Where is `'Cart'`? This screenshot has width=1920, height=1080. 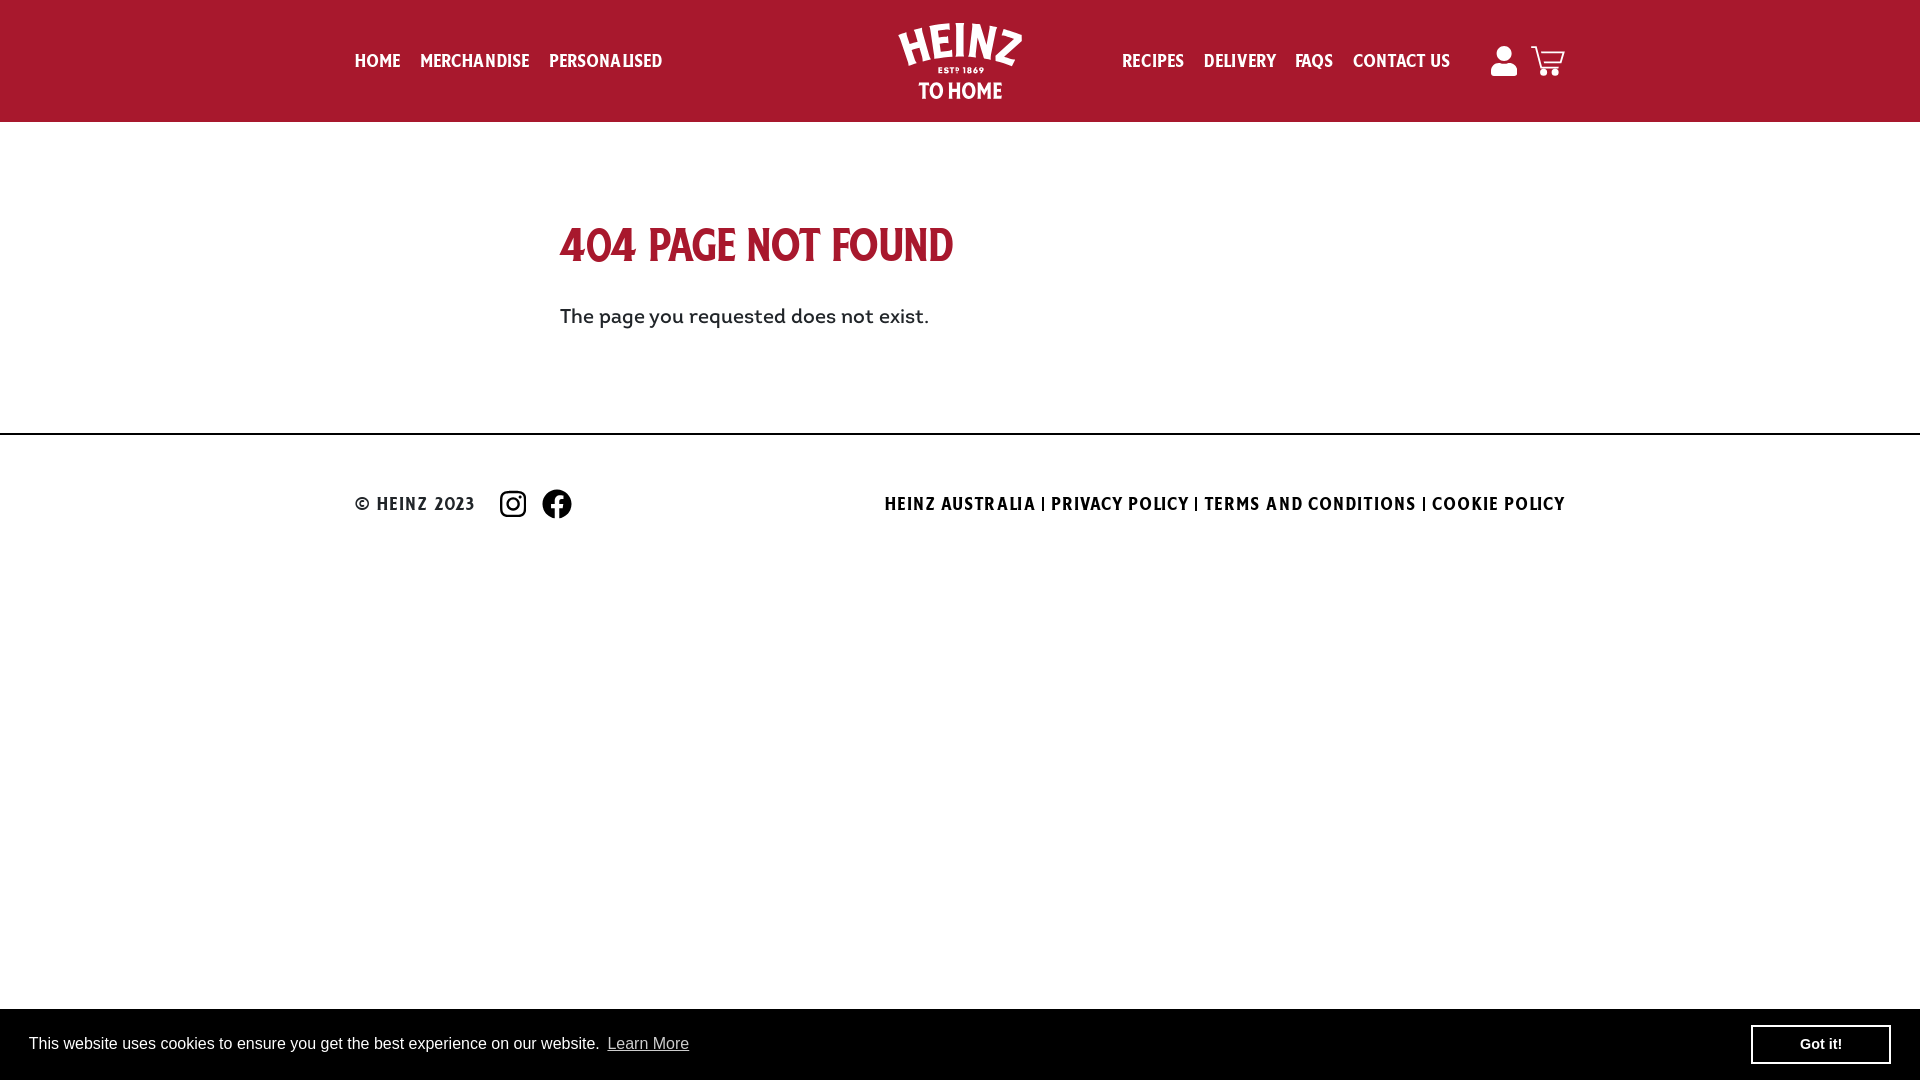 'Cart' is located at coordinates (1546, 60).